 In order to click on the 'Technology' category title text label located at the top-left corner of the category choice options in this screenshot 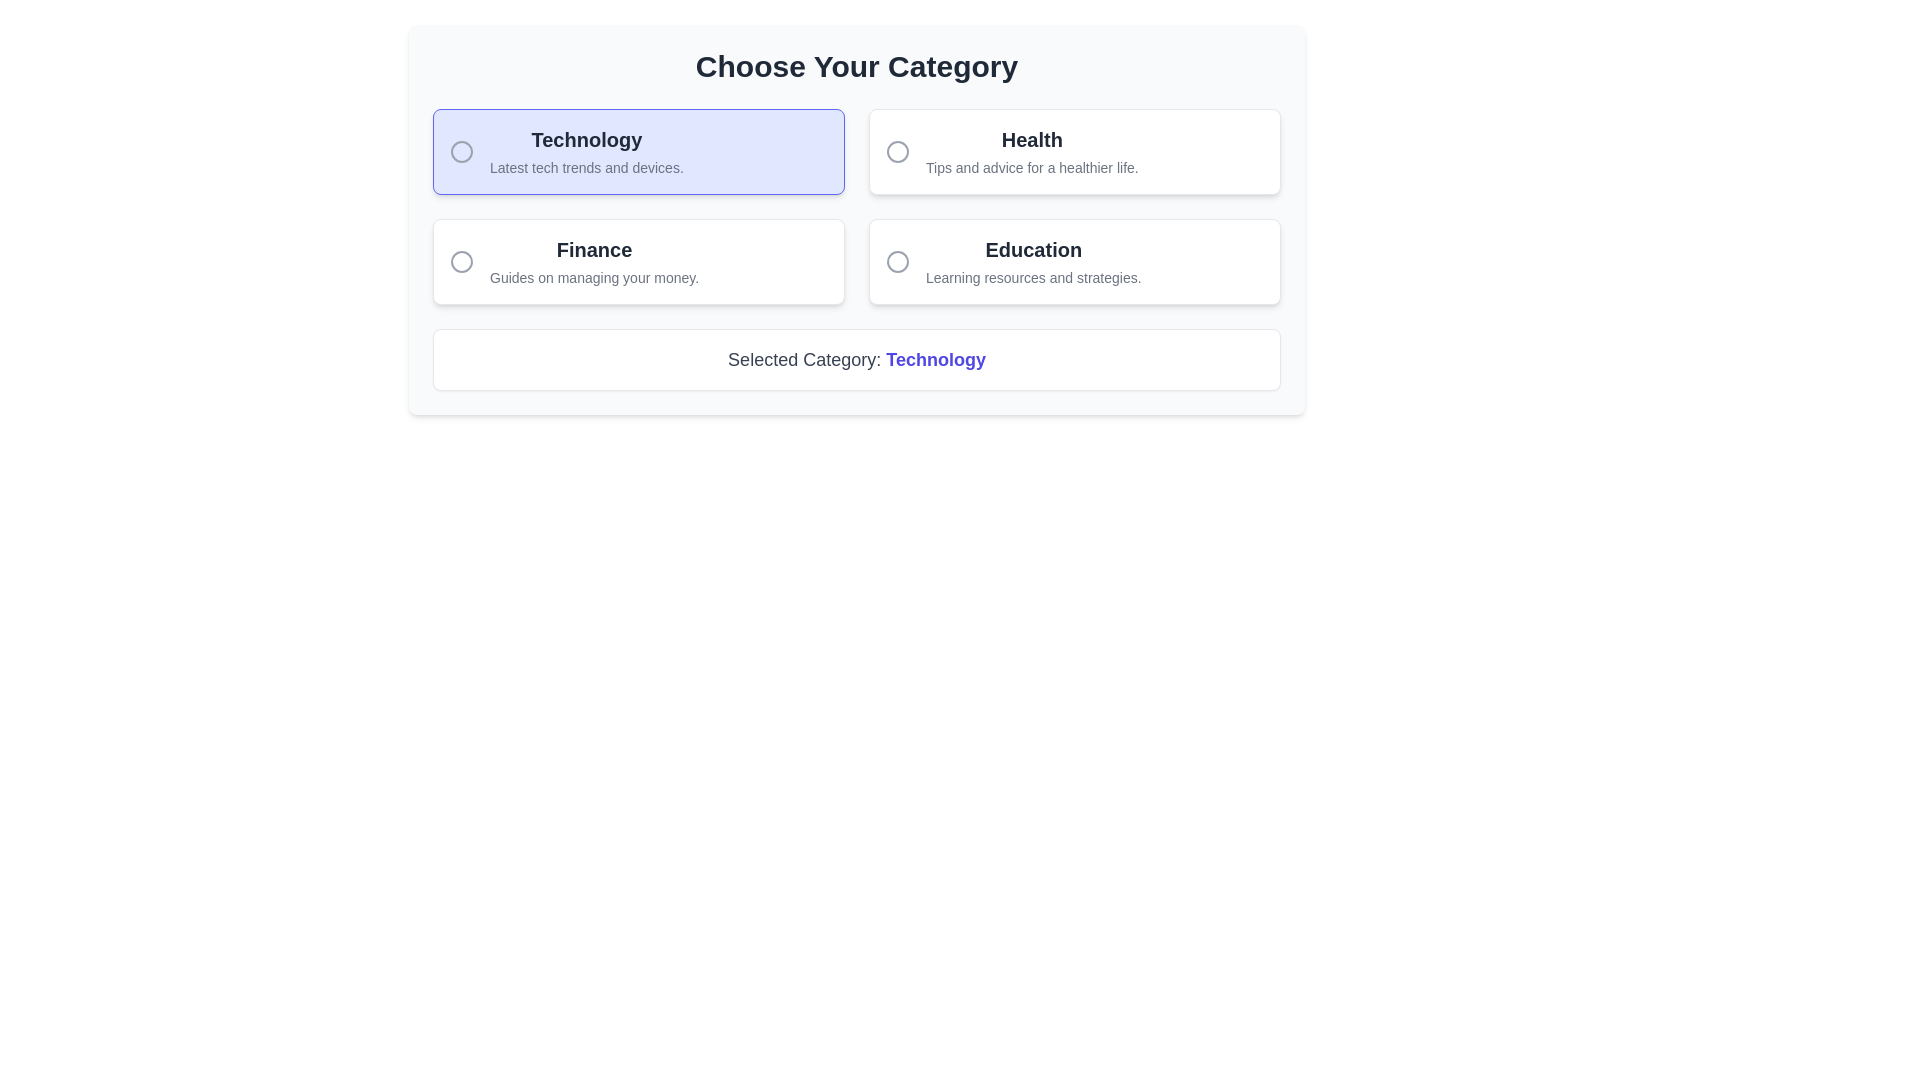, I will do `click(585, 138)`.